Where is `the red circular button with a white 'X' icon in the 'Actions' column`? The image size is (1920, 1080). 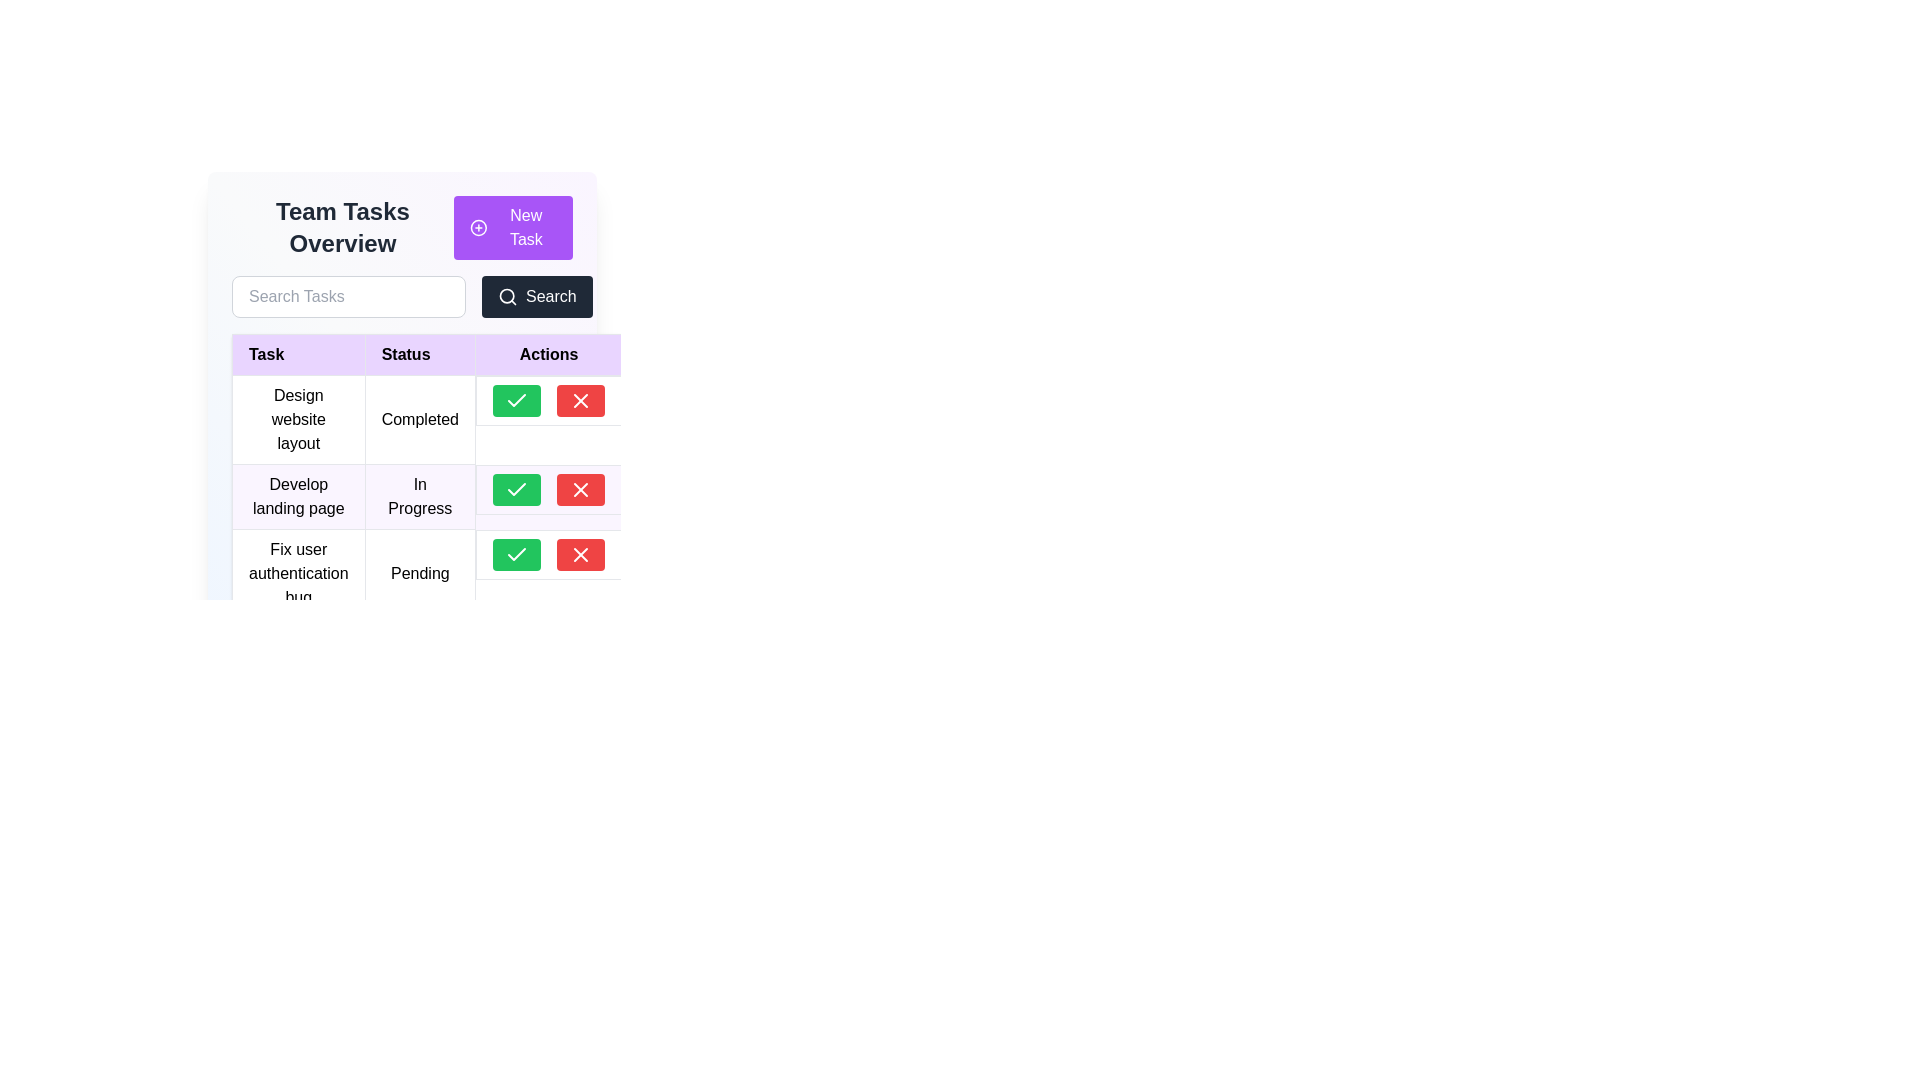 the red circular button with a white 'X' icon in the 'Actions' column is located at coordinates (579, 489).